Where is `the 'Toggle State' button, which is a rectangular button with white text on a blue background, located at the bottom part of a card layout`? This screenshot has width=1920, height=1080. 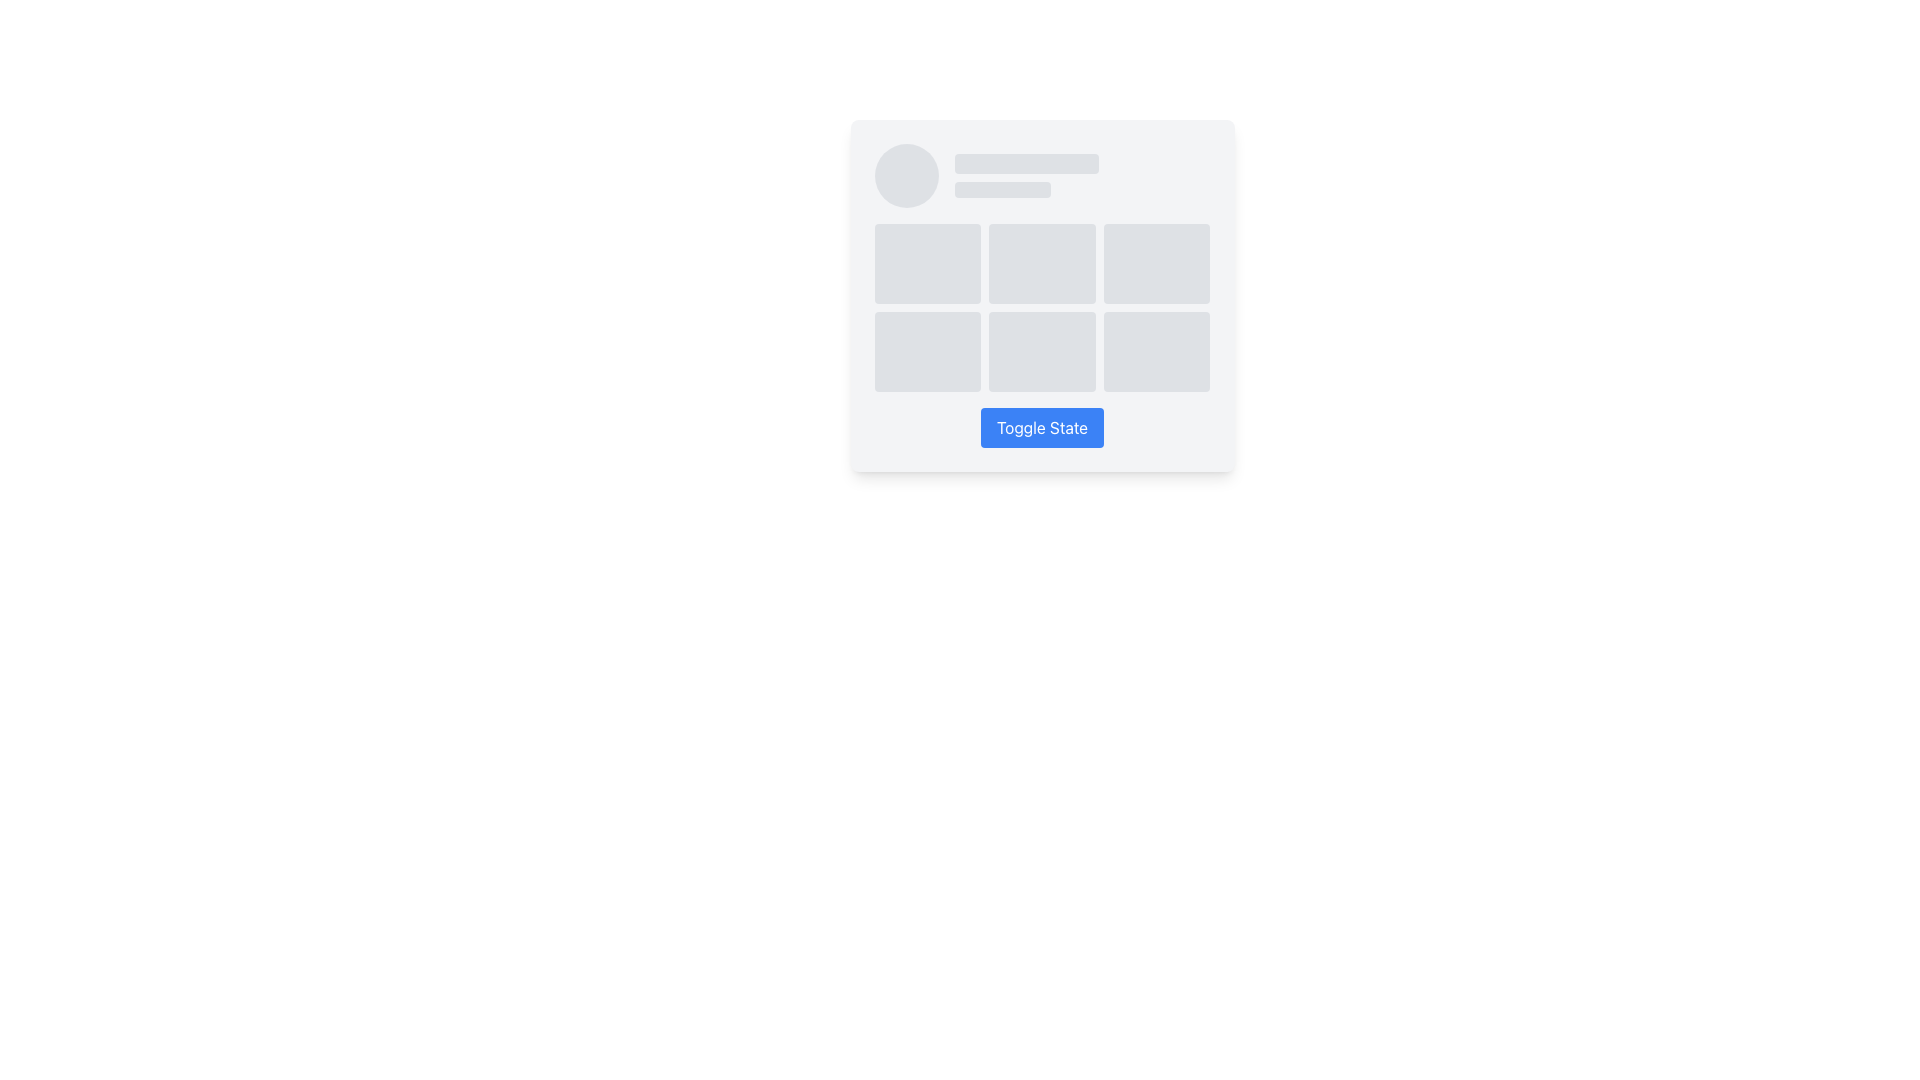 the 'Toggle State' button, which is a rectangular button with white text on a blue background, located at the bottom part of a card layout is located at coordinates (1041, 427).